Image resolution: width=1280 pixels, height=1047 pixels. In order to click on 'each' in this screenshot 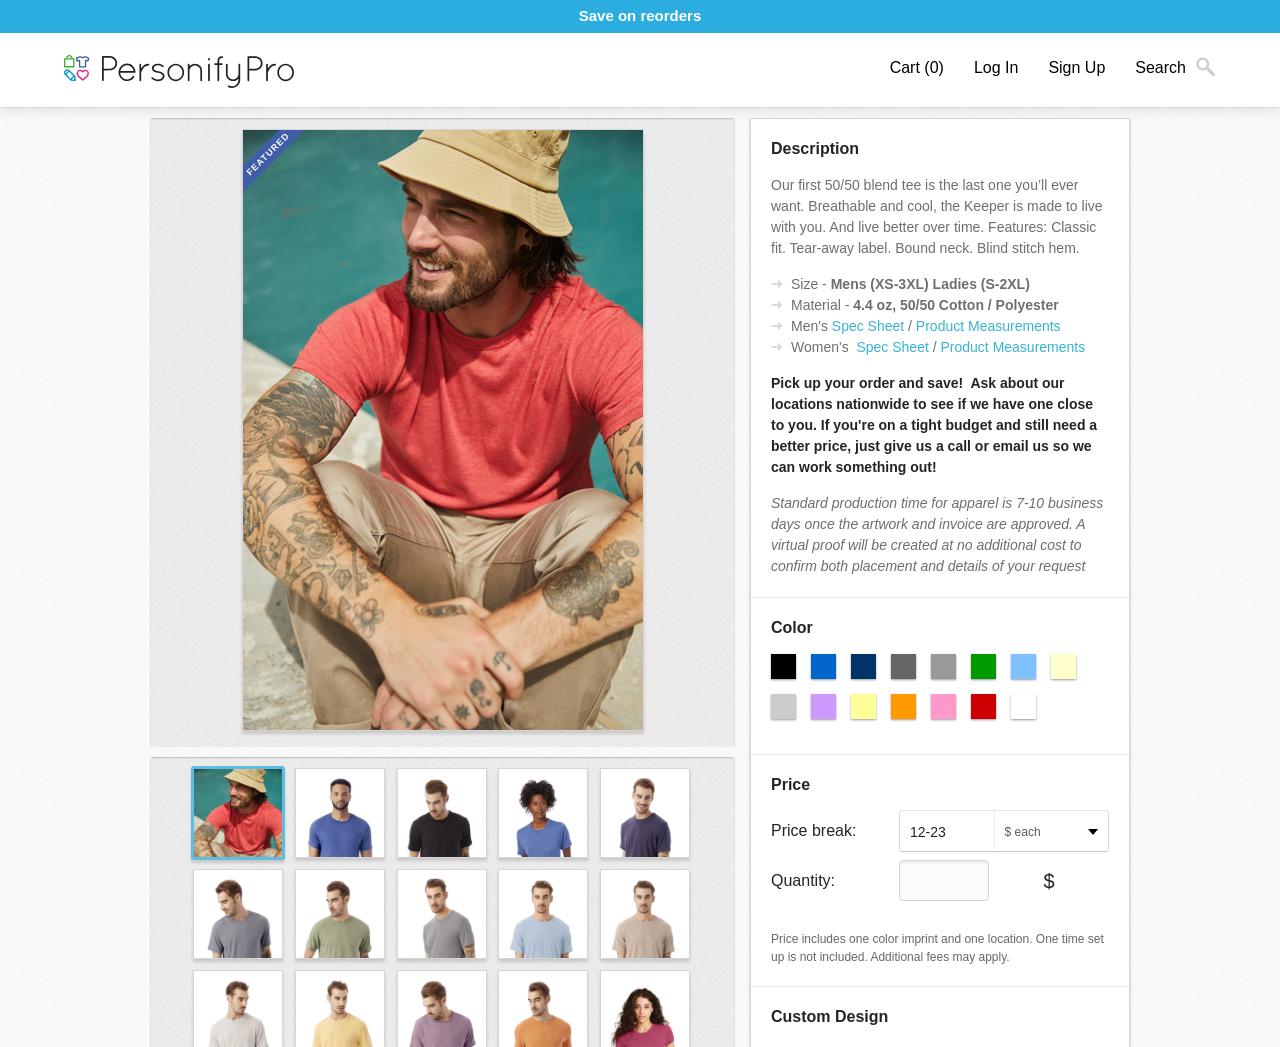, I will do `click(1025, 832)`.